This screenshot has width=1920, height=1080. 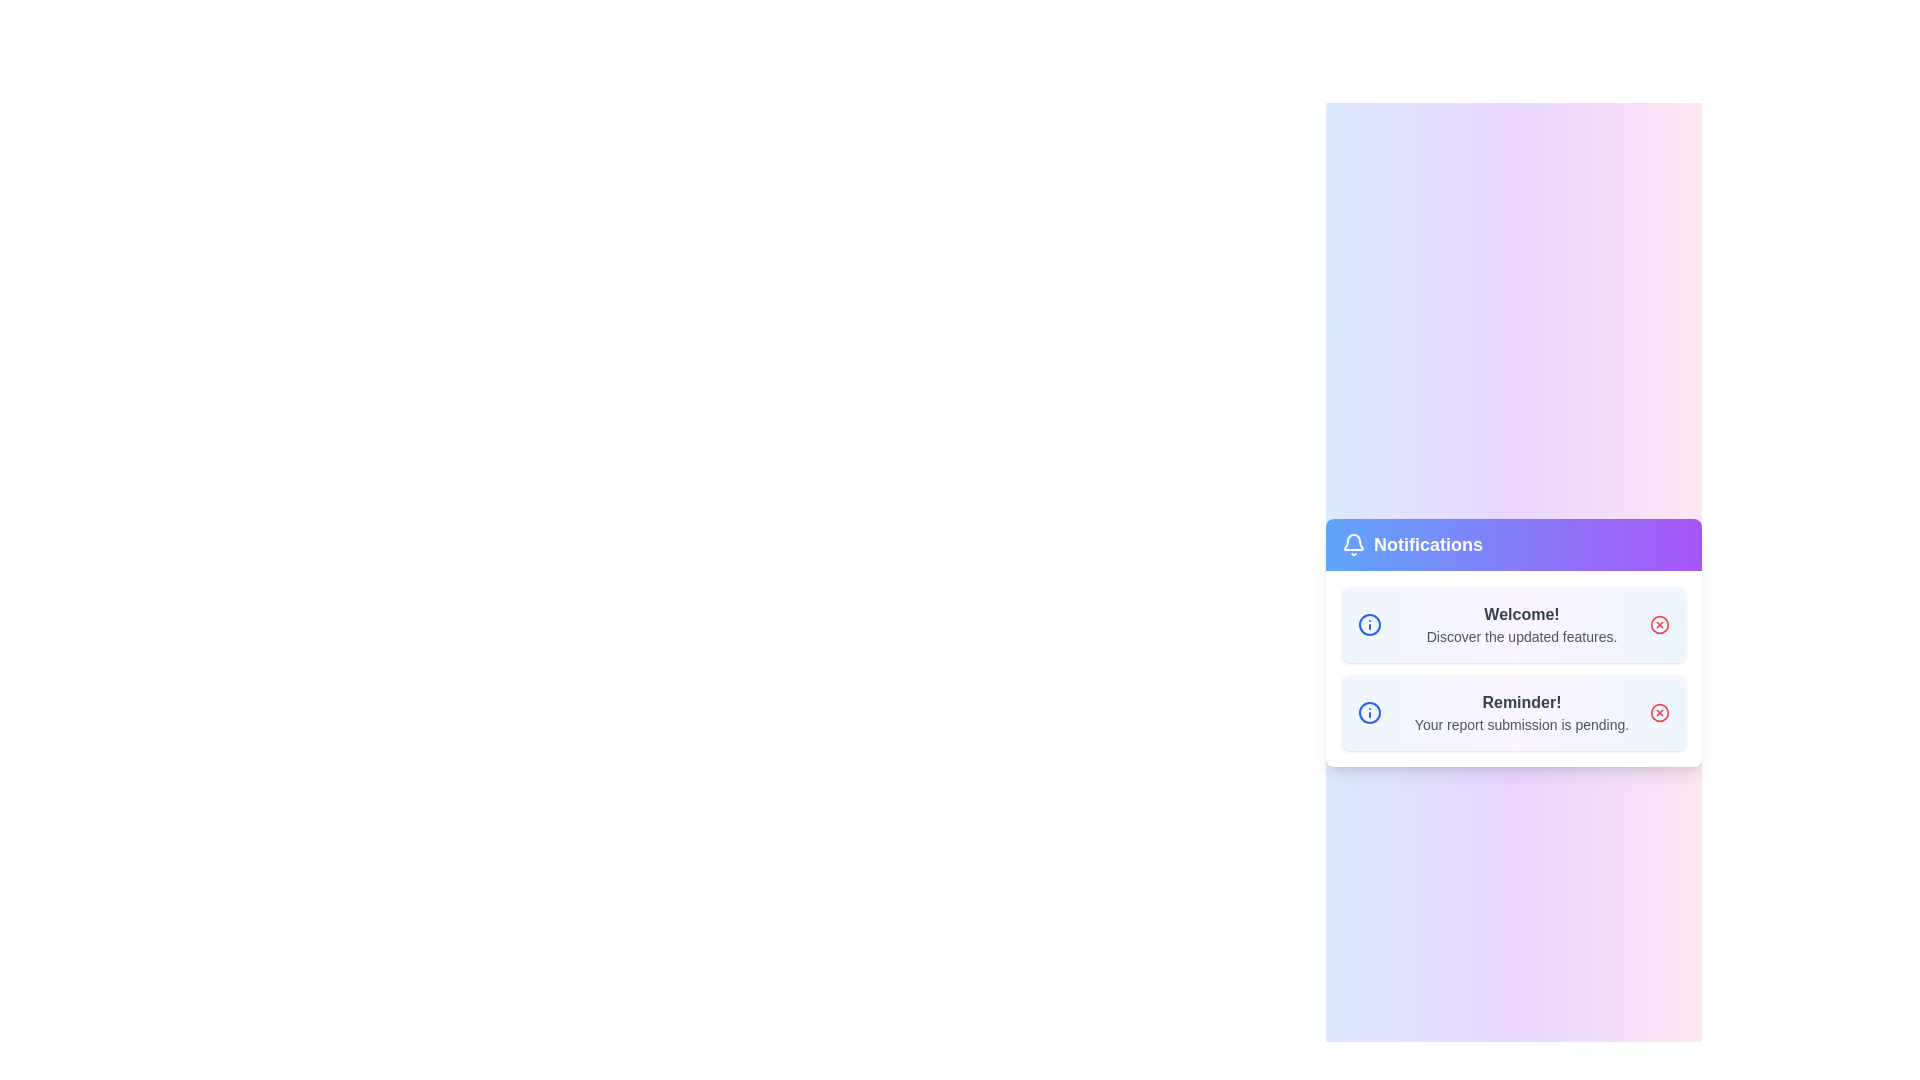 What do you see at coordinates (1353, 544) in the screenshot?
I see `the bell-shaped notification icon located at the left end of the 'Notifications' header bar to interact with the related notifications section` at bounding box center [1353, 544].